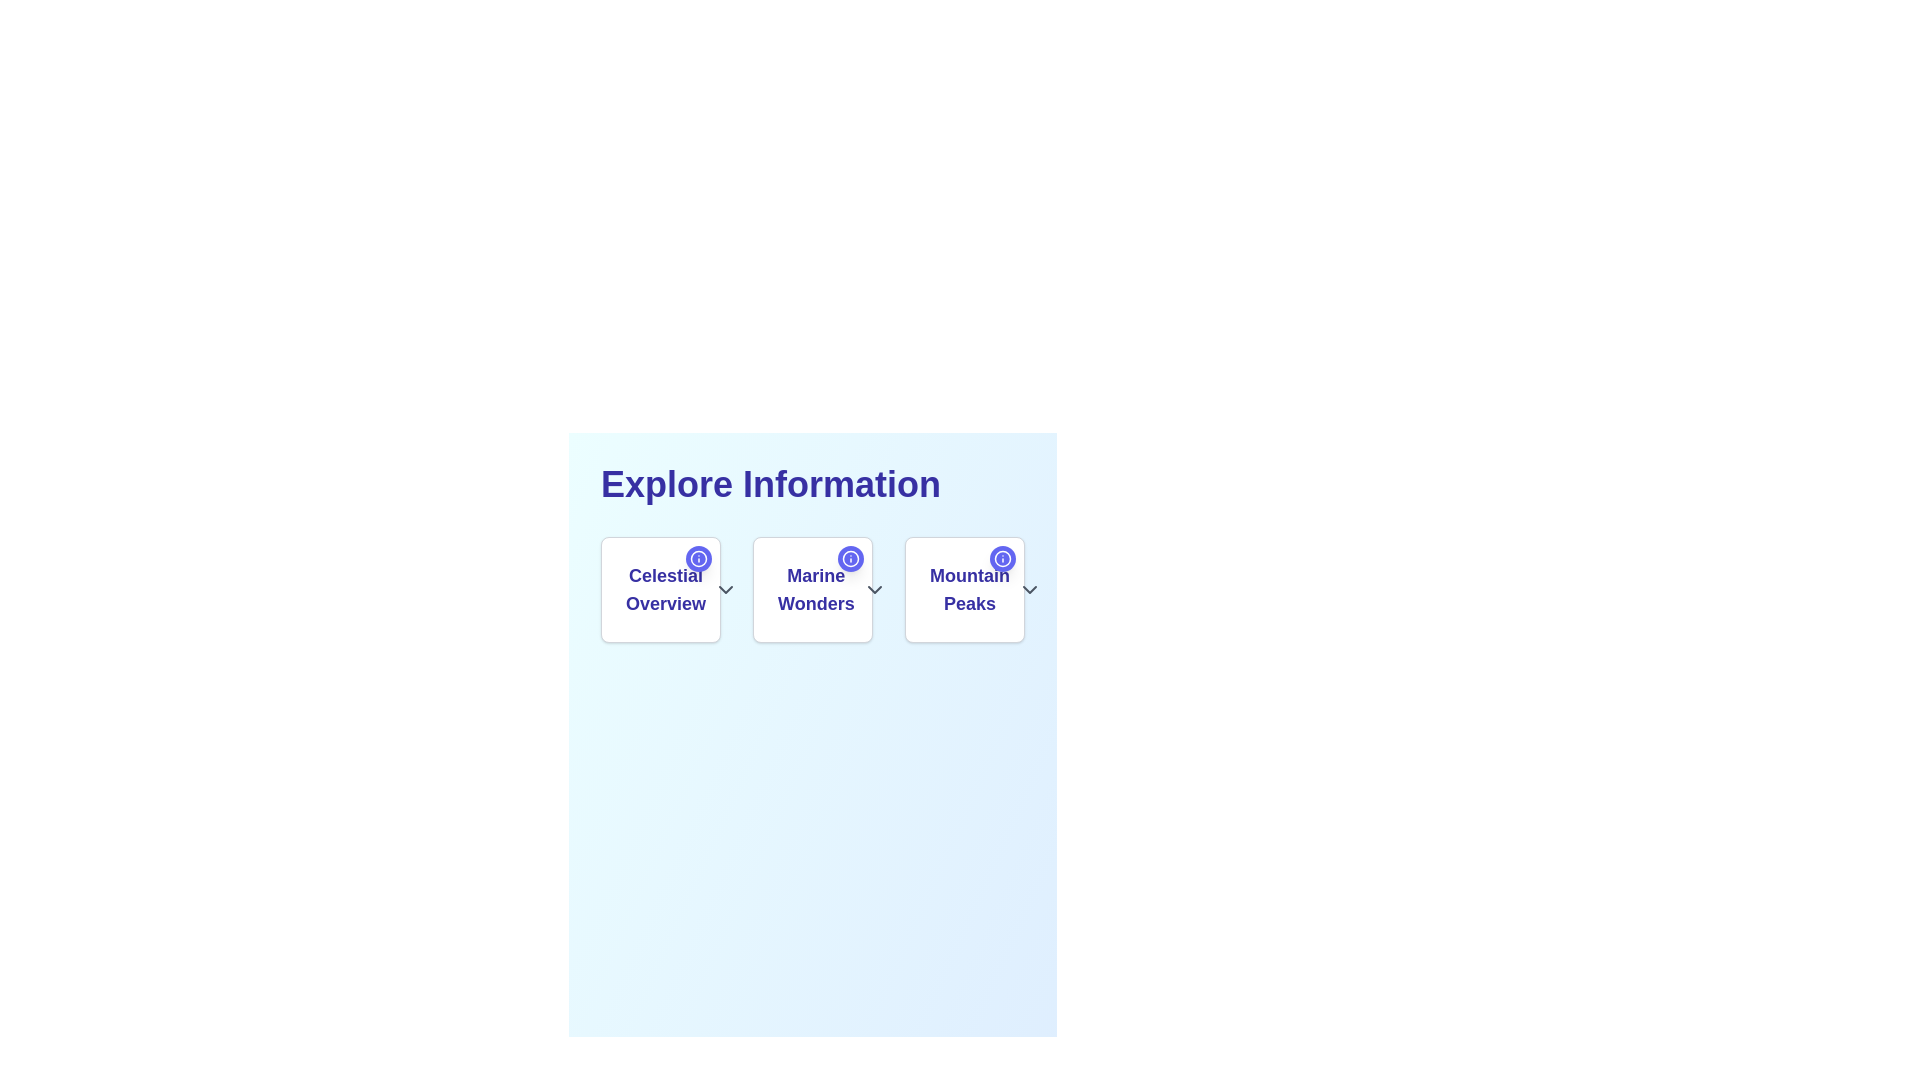  Describe the element at coordinates (725, 589) in the screenshot. I see `the chevron dropdown indicator located to the right of the 'Celestial Overview' text` at that location.